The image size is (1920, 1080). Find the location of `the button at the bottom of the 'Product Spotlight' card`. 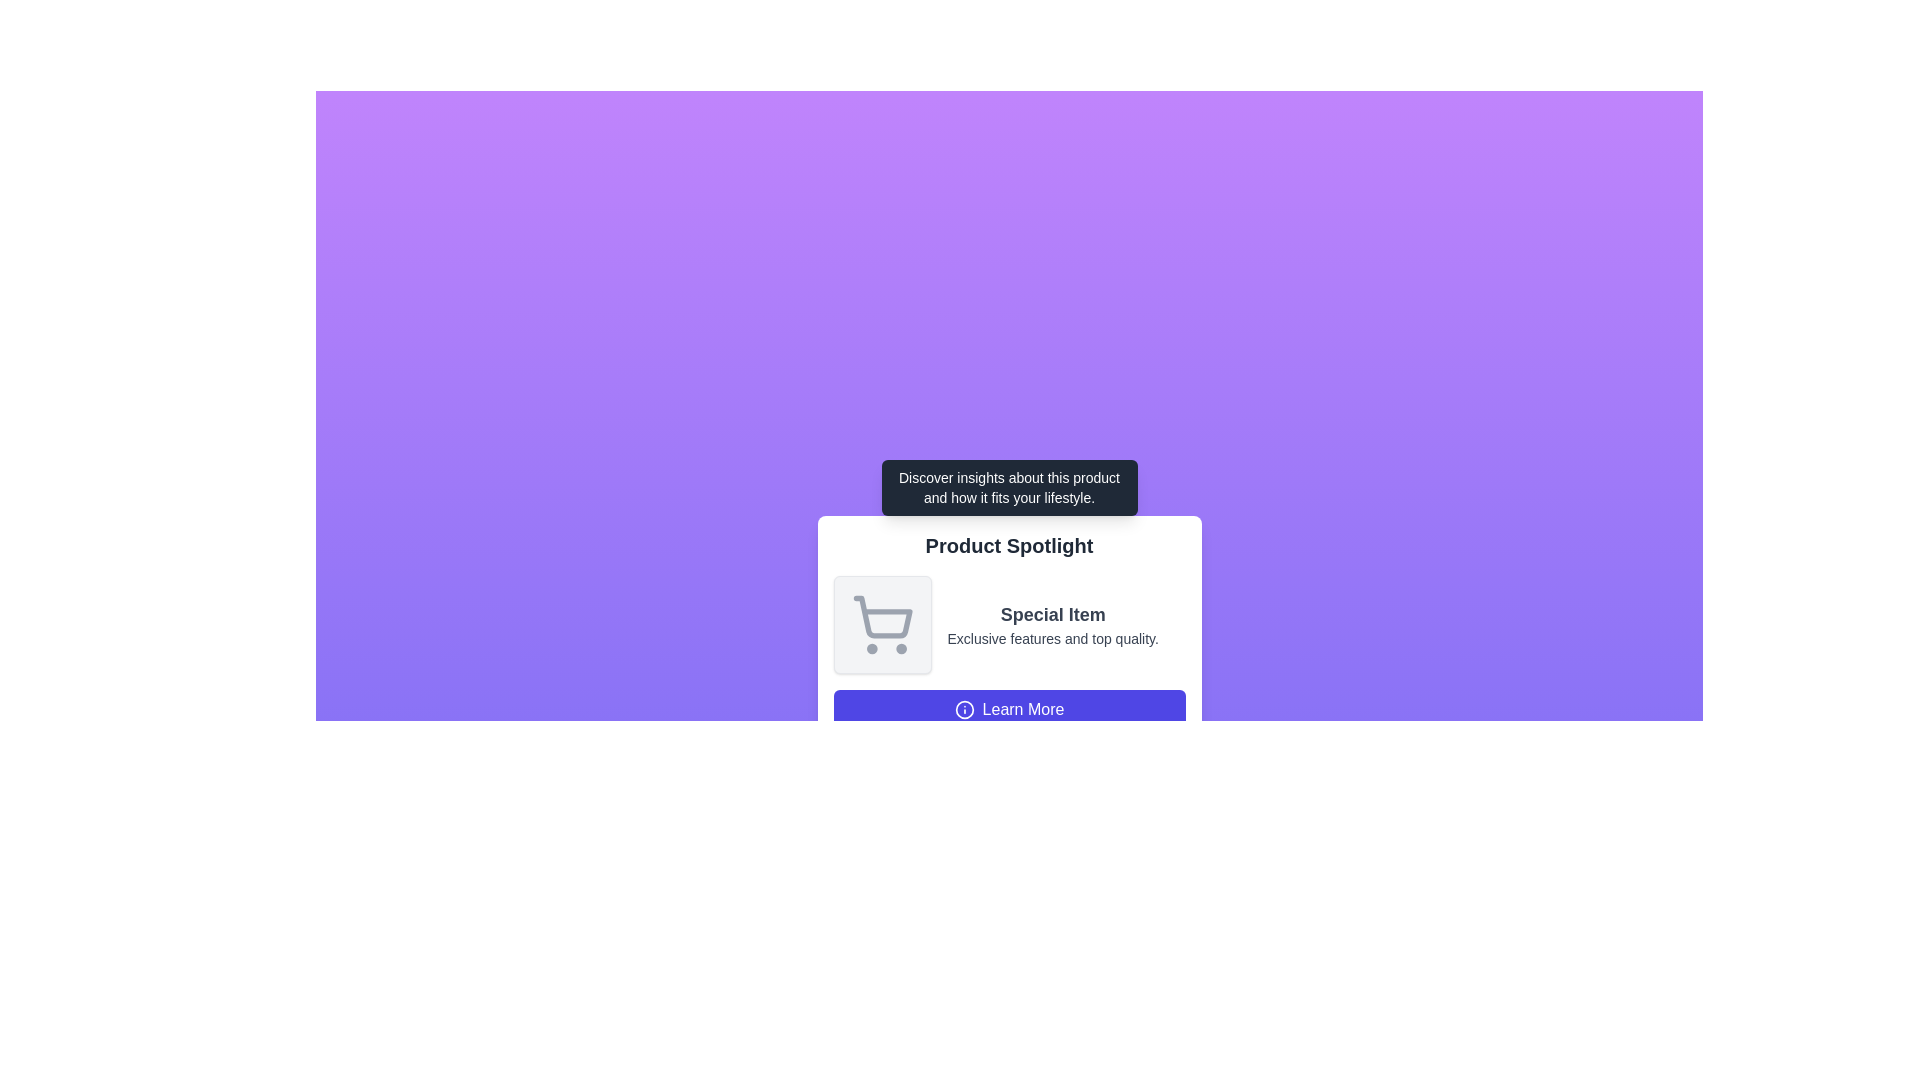

the button at the bottom of the 'Product Spotlight' card is located at coordinates (1009, 708).